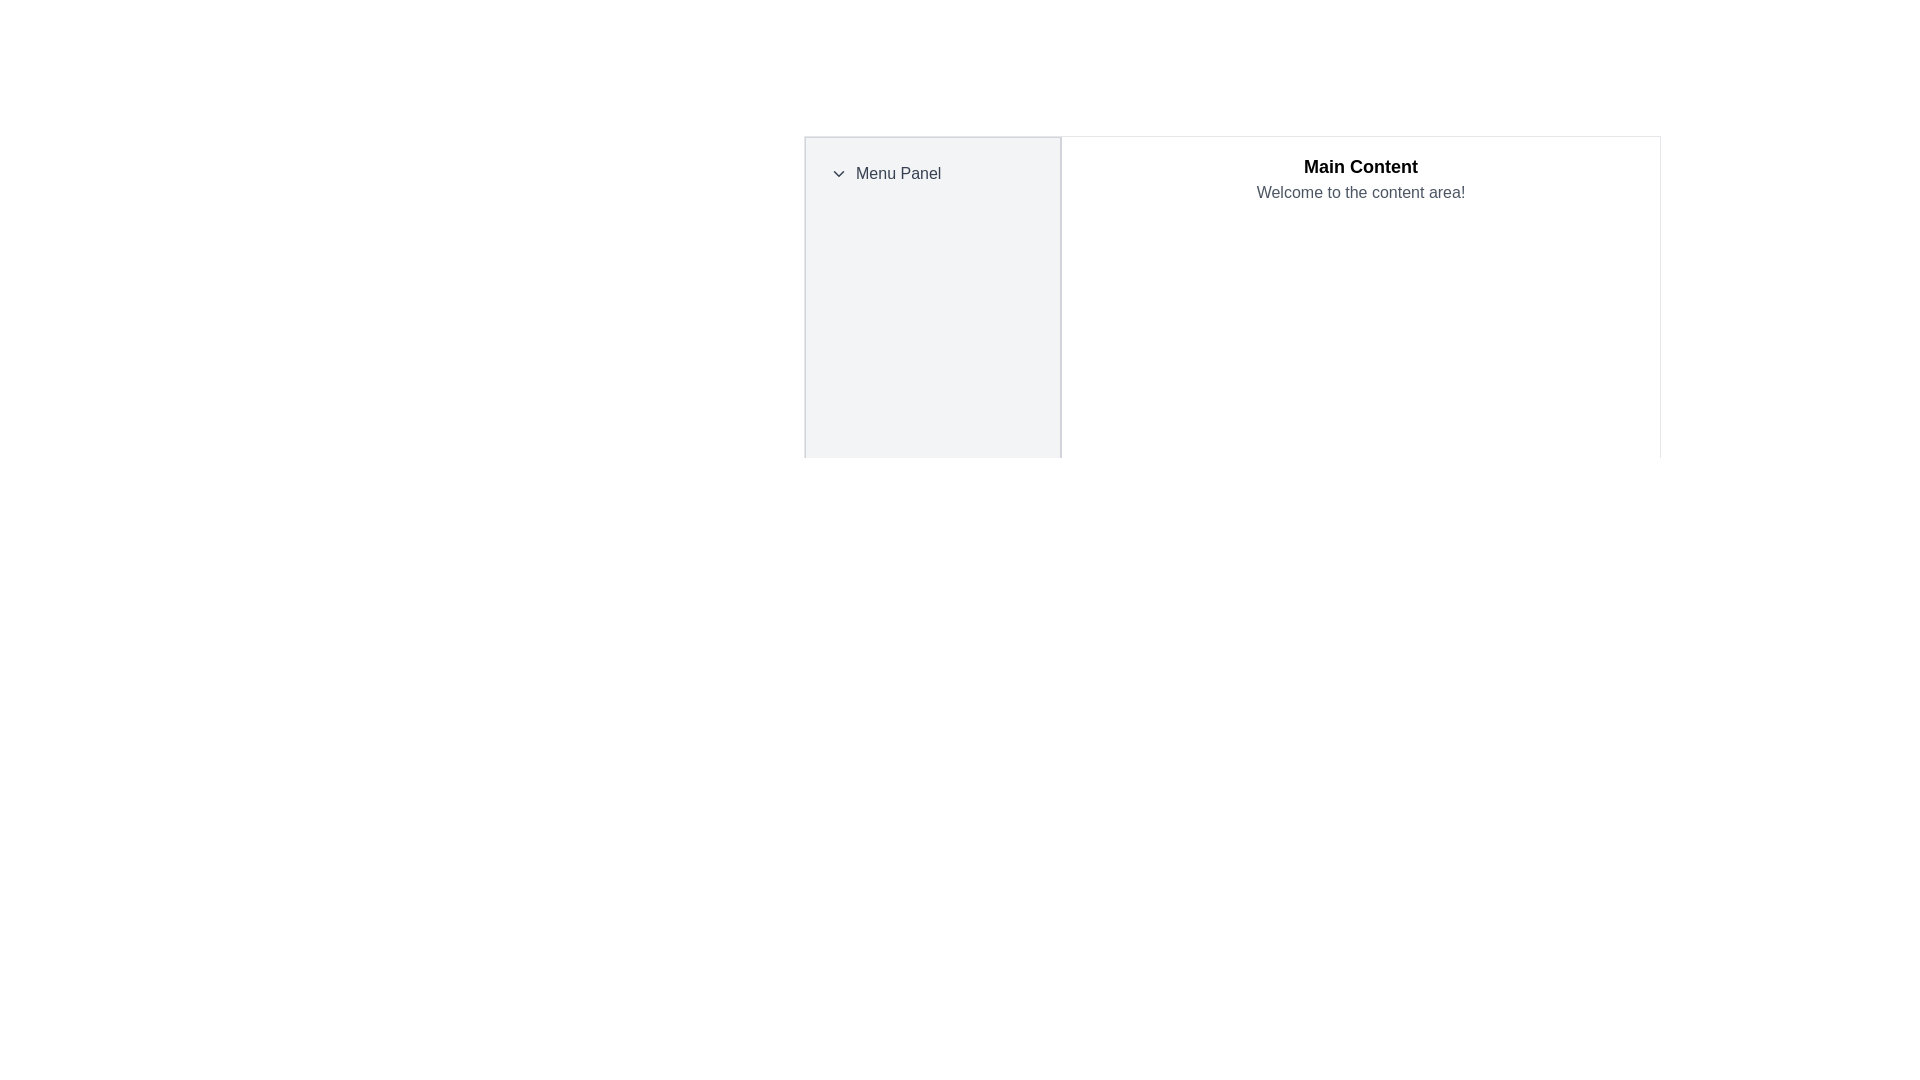 This screenshot has height=1080, width=1920. I want to click on the chevron dropdown indicator icon located to the left of the 'Menu Panel' text, so click(839, 172).